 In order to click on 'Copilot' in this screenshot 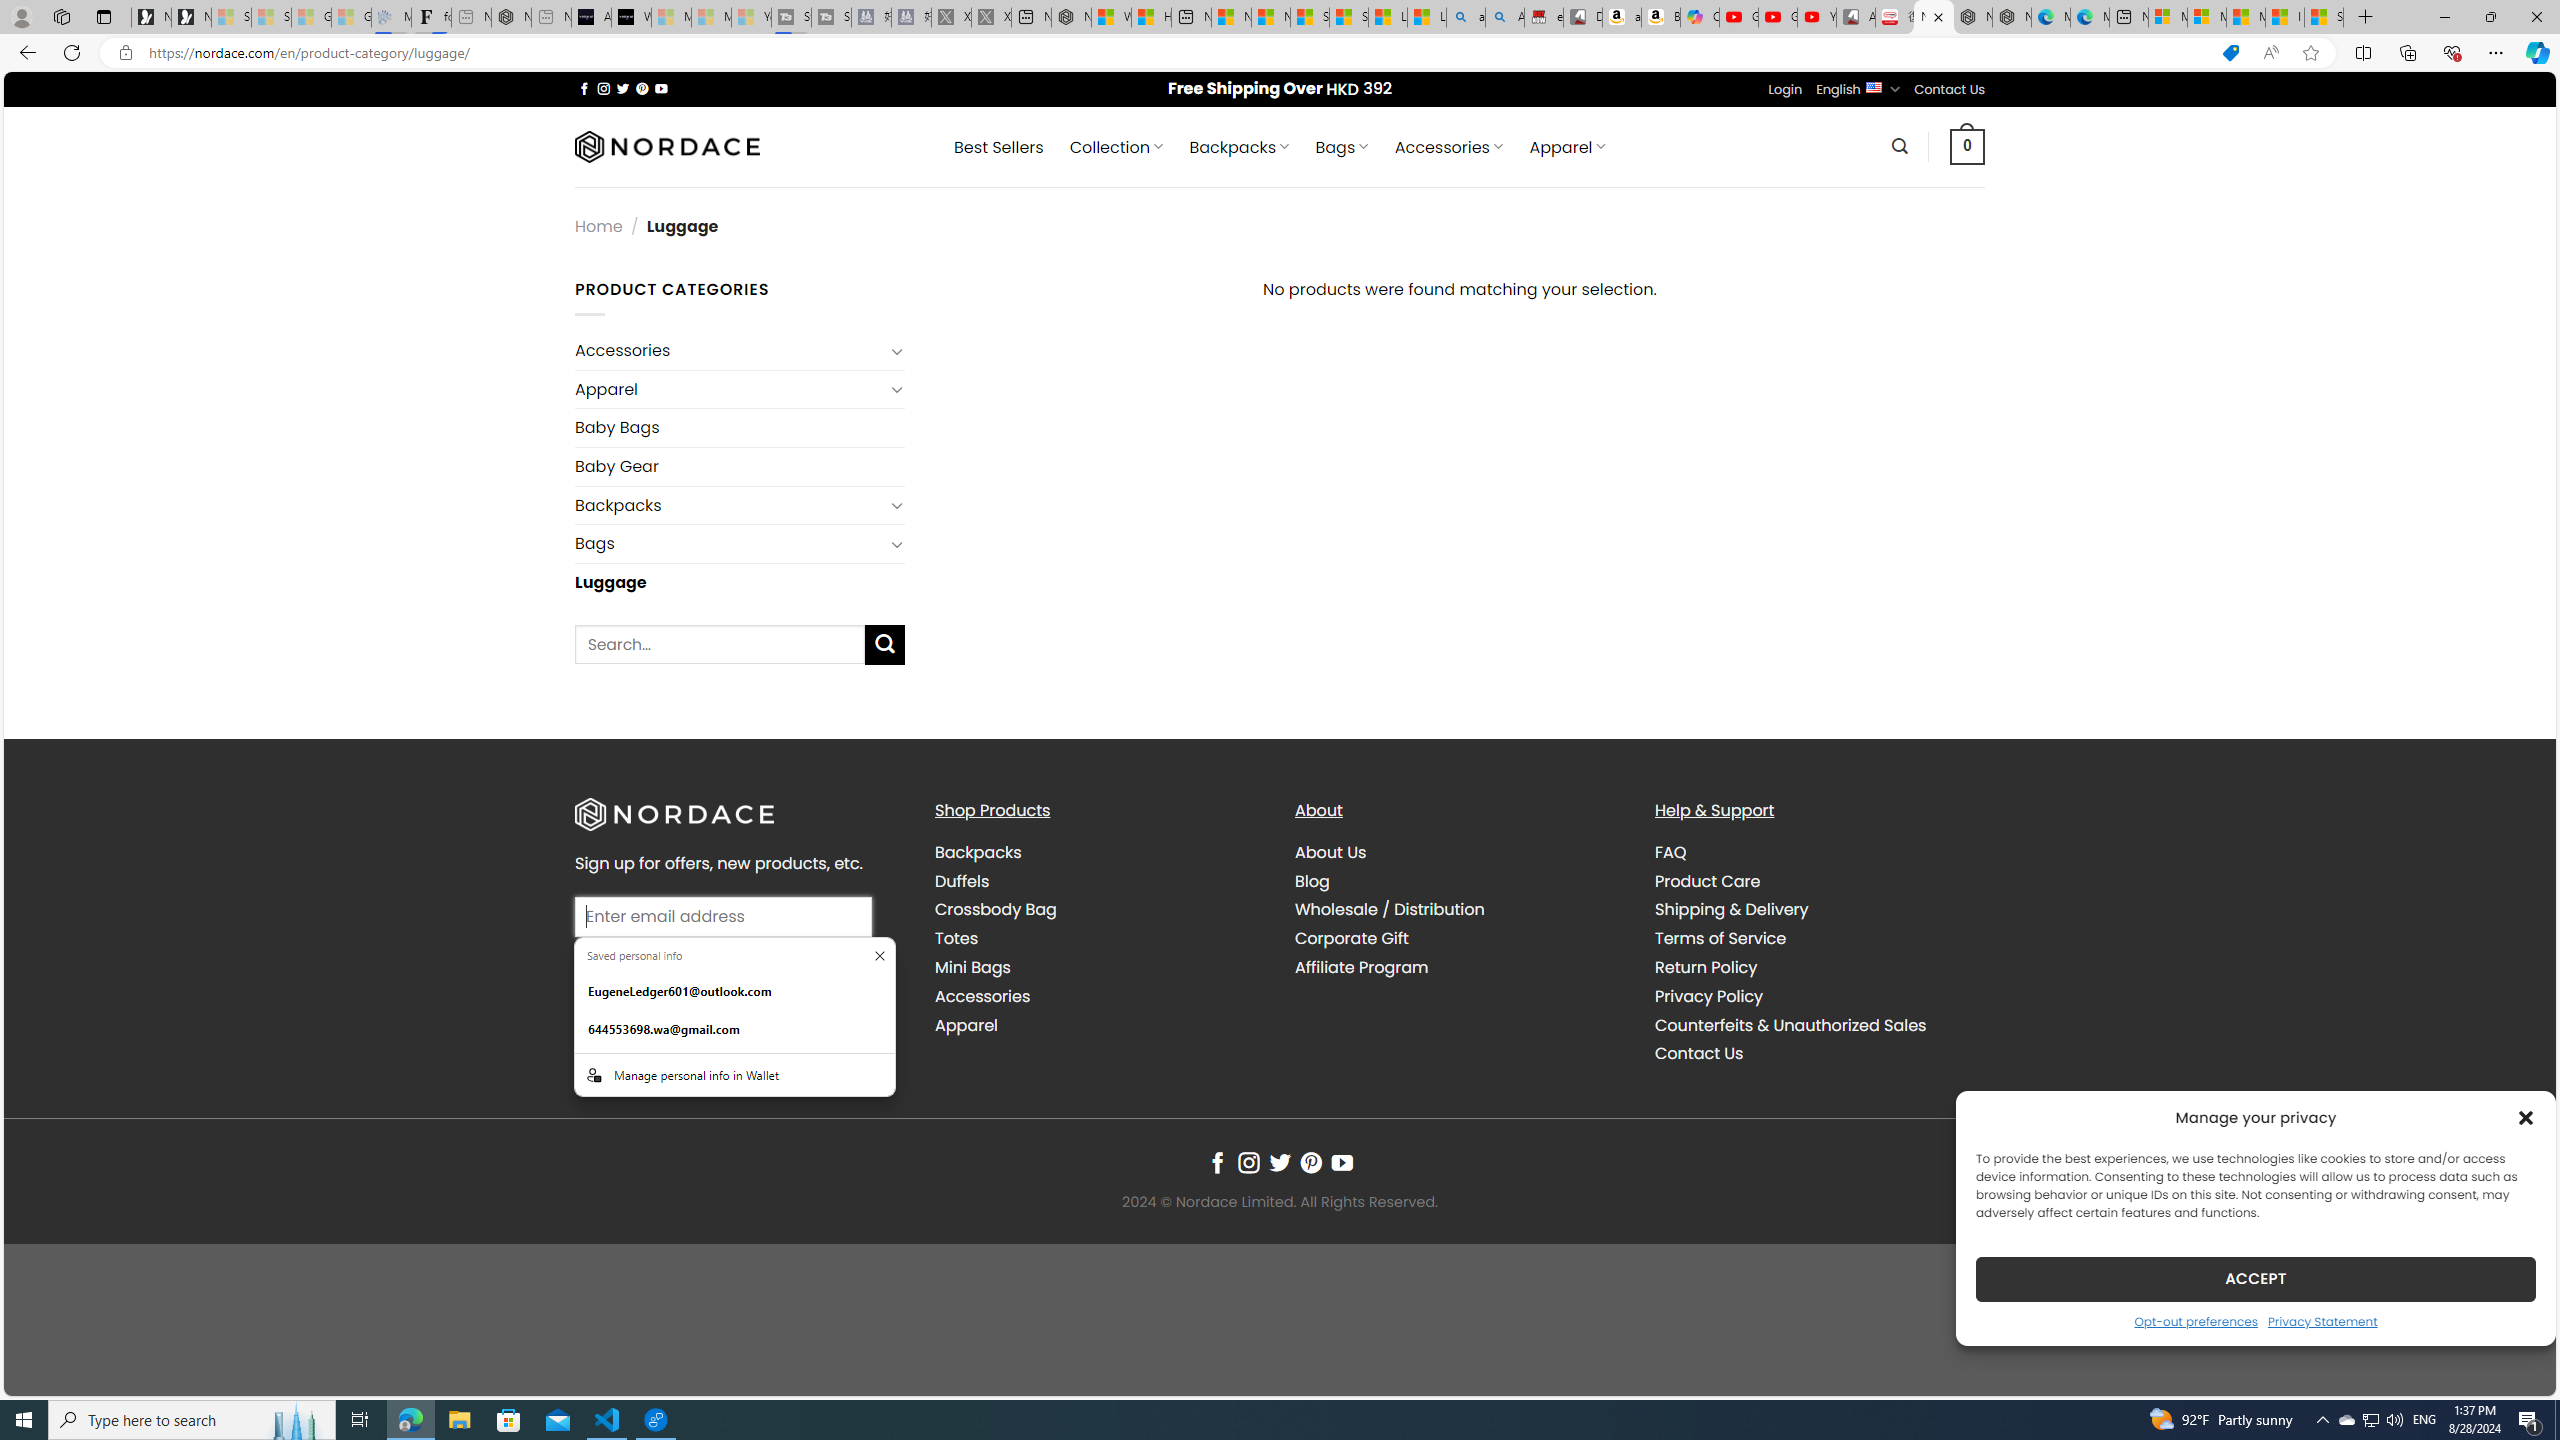, I will do `click(1699, 16)`.